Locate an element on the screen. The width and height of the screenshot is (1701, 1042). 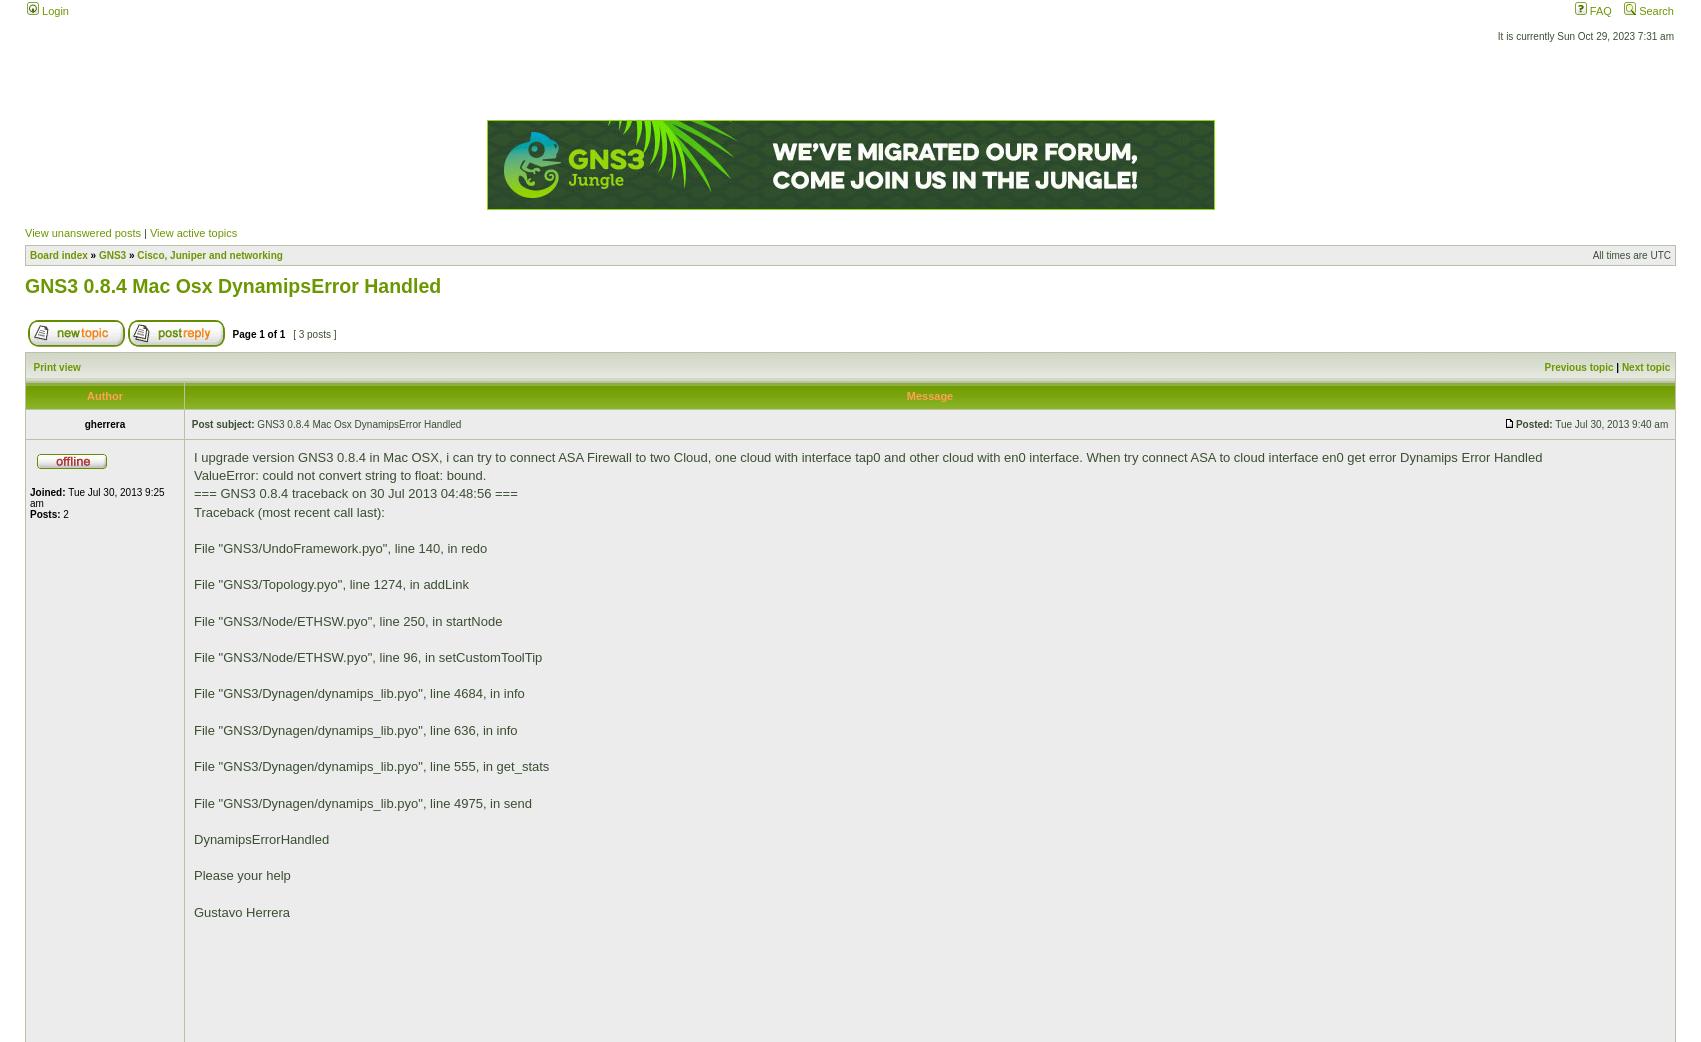
'All times are UTC' is located at coordinates (1590, 254).